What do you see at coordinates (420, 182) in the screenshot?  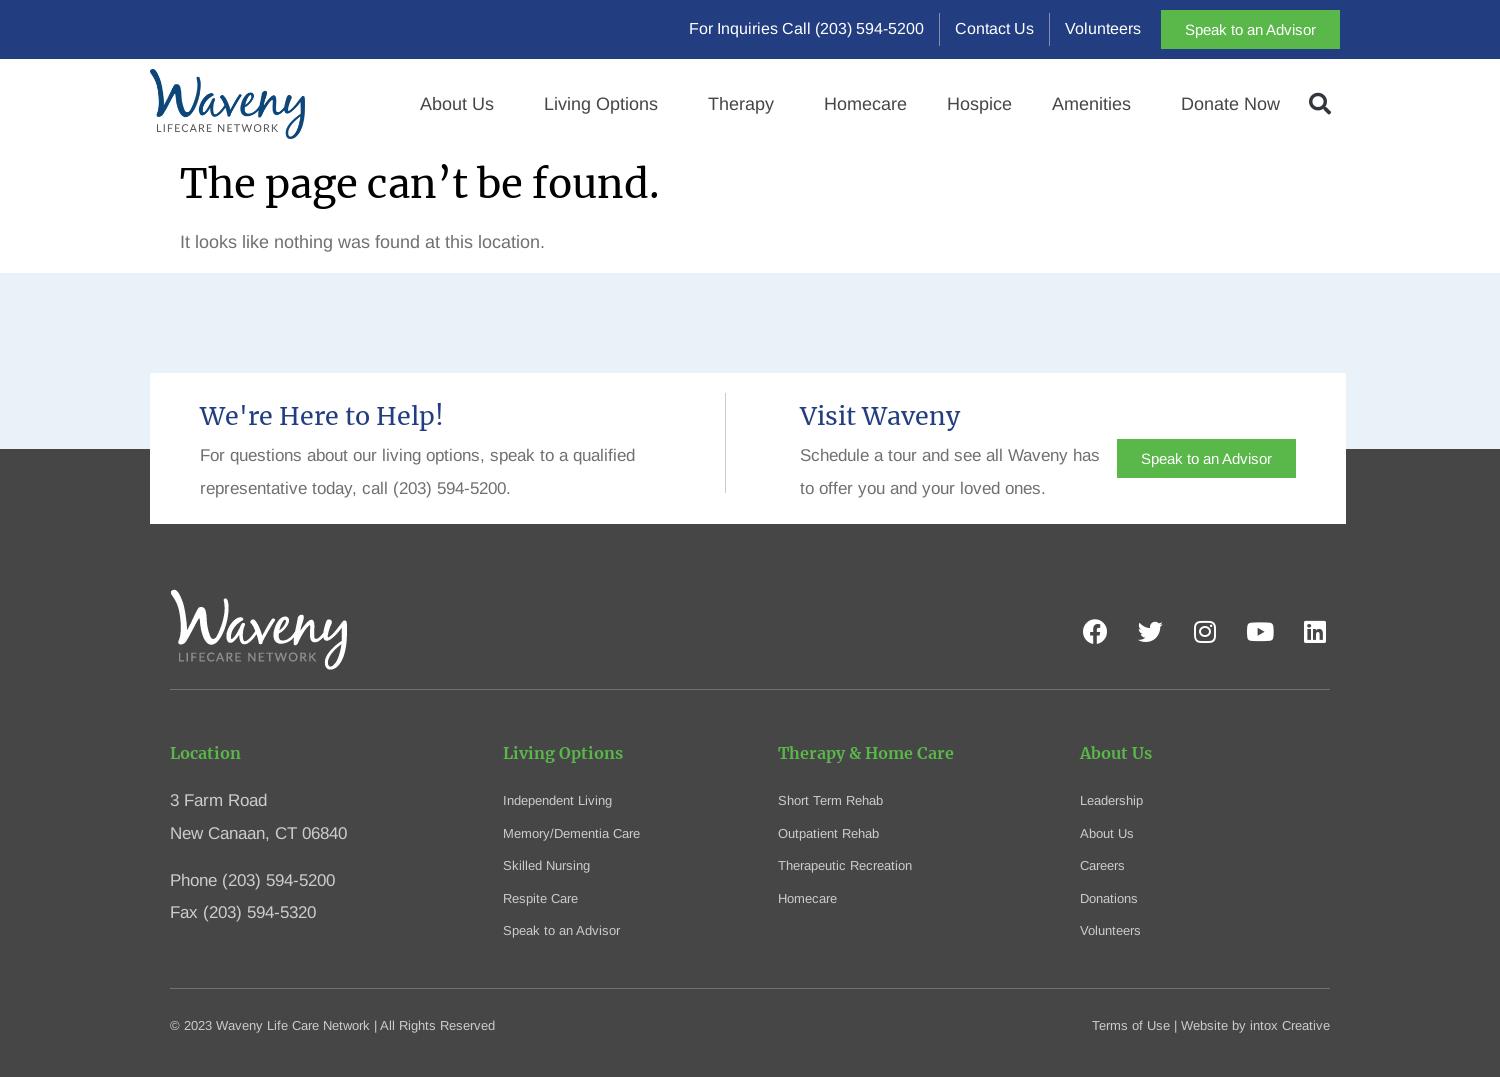 I see `'The page can’t be found.'` at bounding box center [420, 182].